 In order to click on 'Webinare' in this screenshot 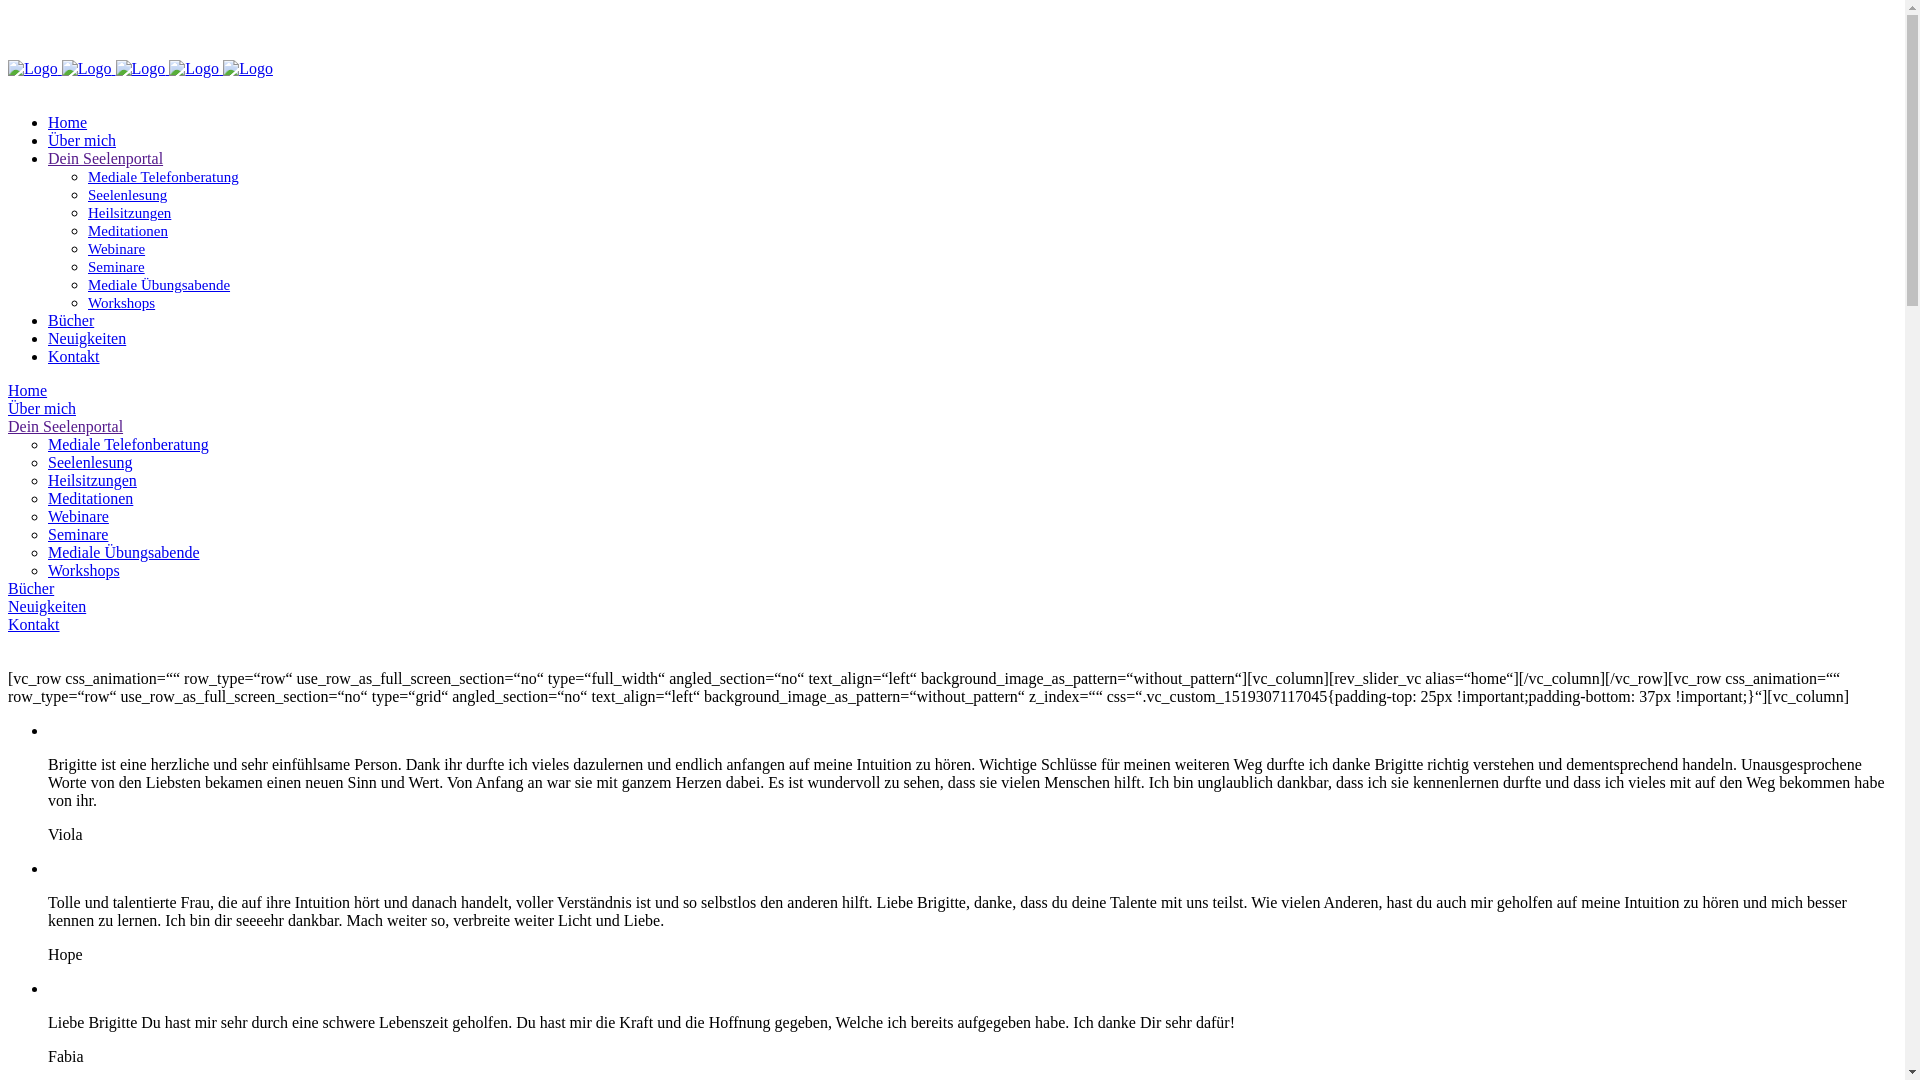, I will do `click(78, 515)`.